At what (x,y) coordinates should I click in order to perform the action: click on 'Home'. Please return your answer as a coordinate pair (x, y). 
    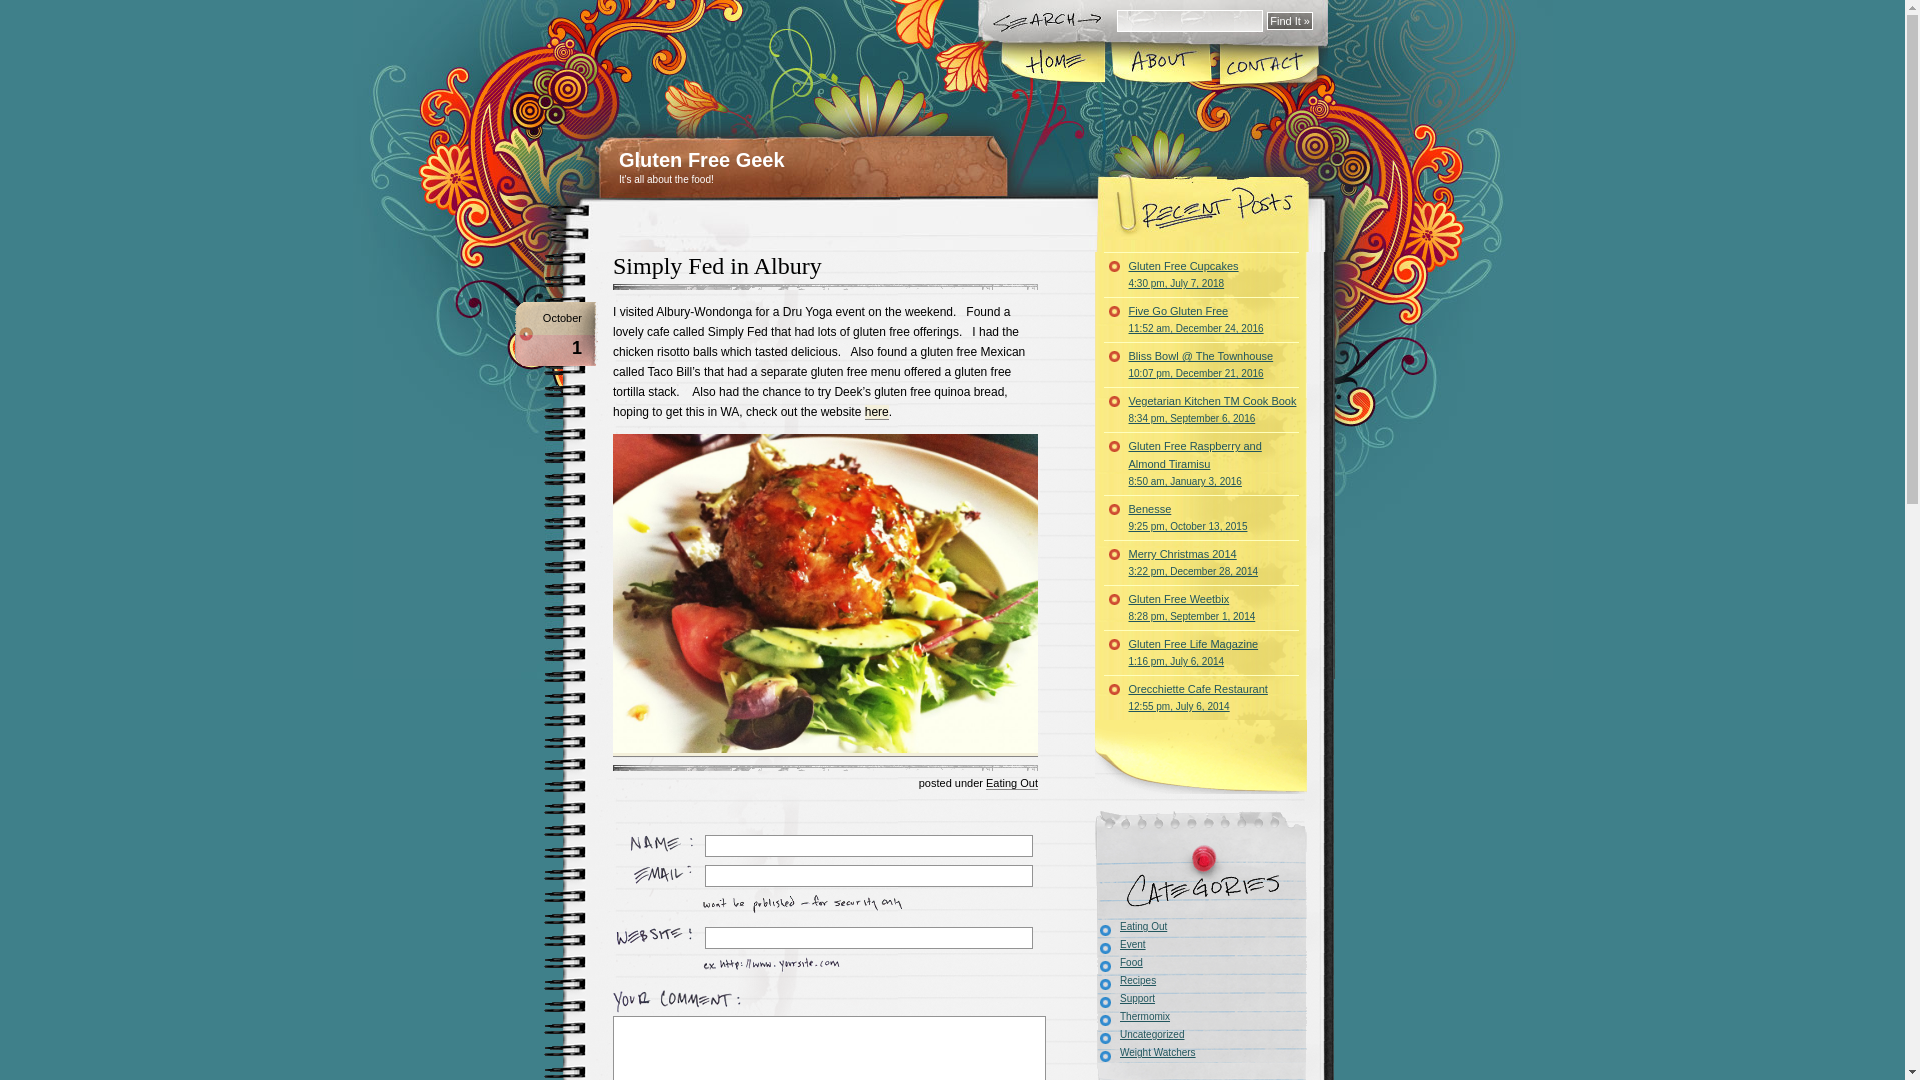
    Looking at the image, I should click on (1053, 63).